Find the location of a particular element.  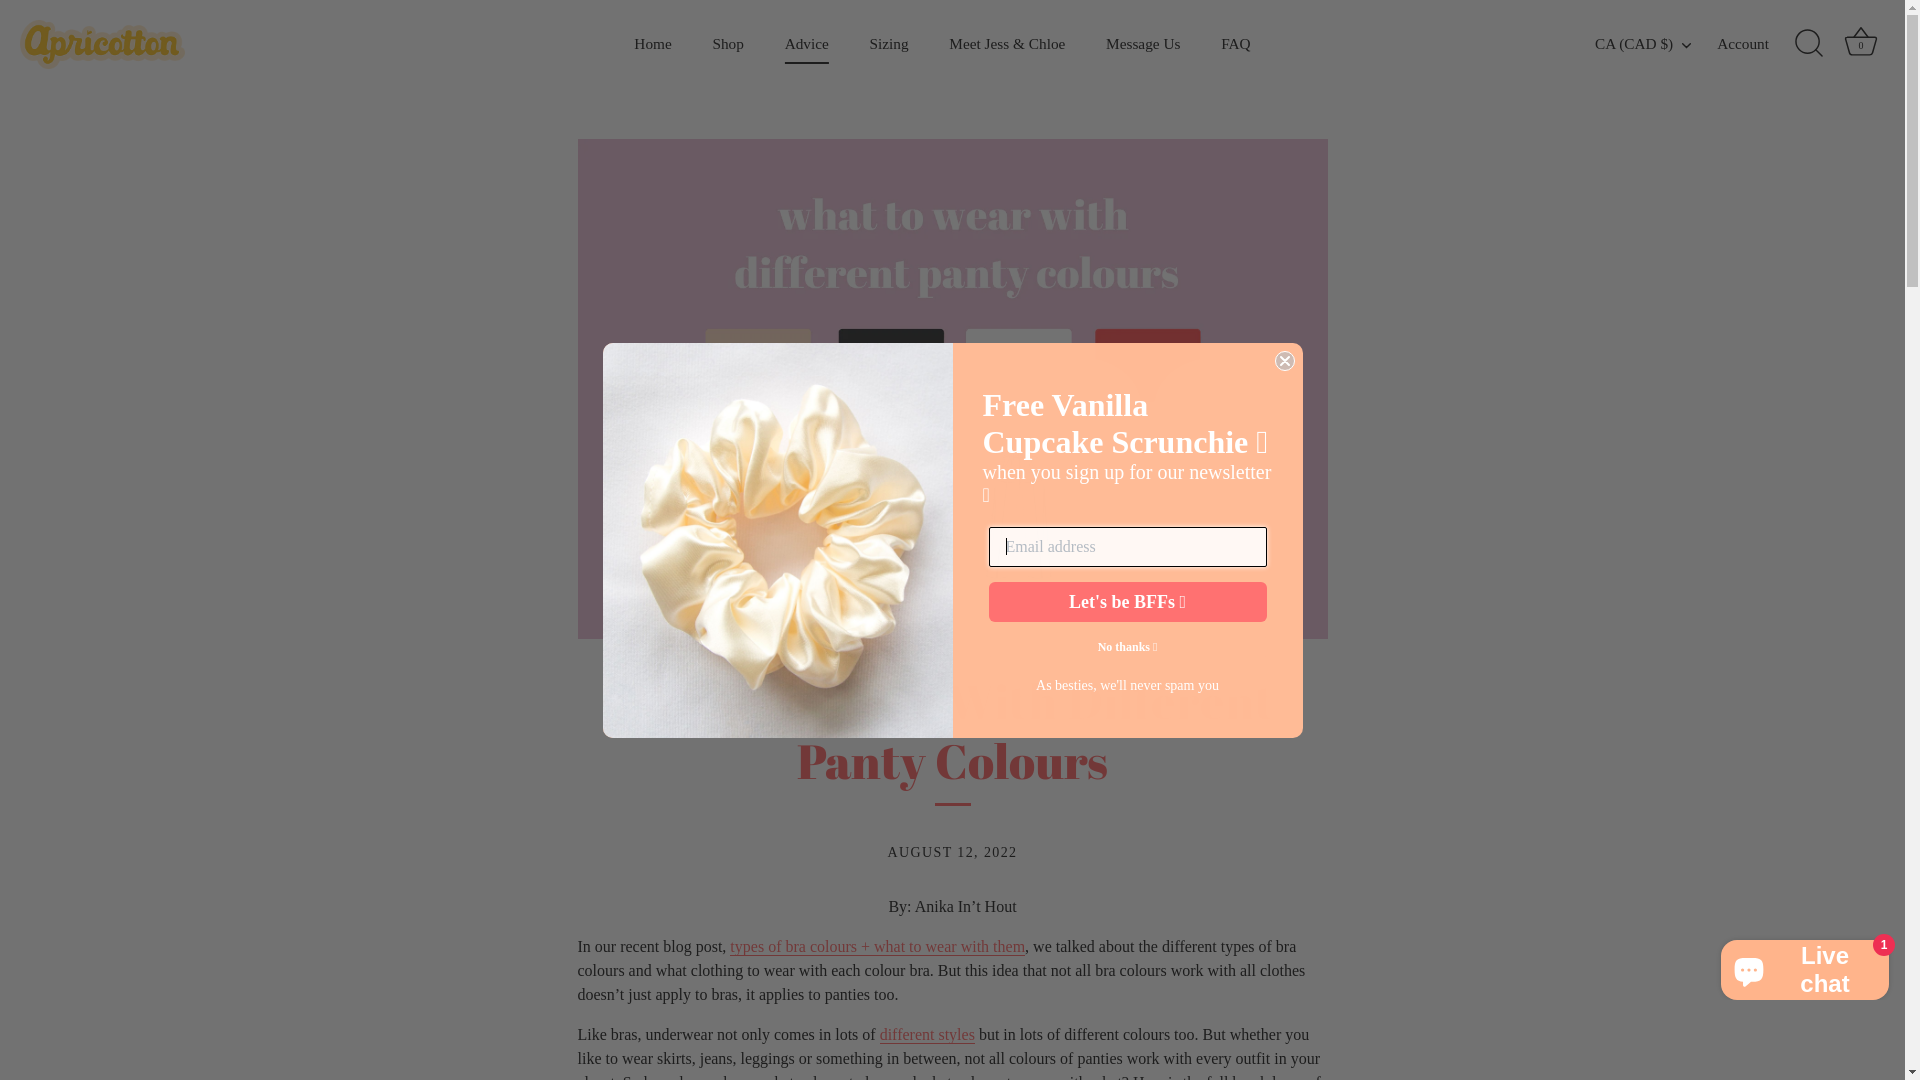

'Account' is located at coordinates (1716, 43).